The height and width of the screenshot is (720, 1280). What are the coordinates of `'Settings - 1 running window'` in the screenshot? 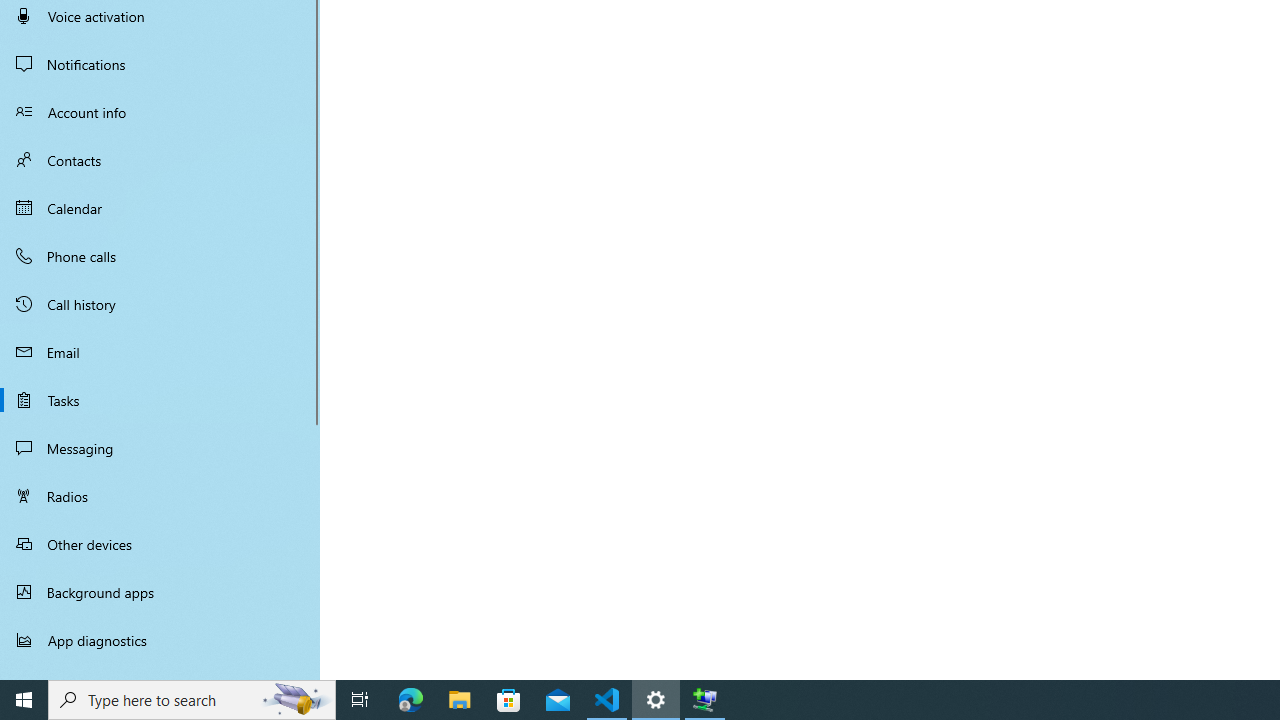 It's located at (656, 698).